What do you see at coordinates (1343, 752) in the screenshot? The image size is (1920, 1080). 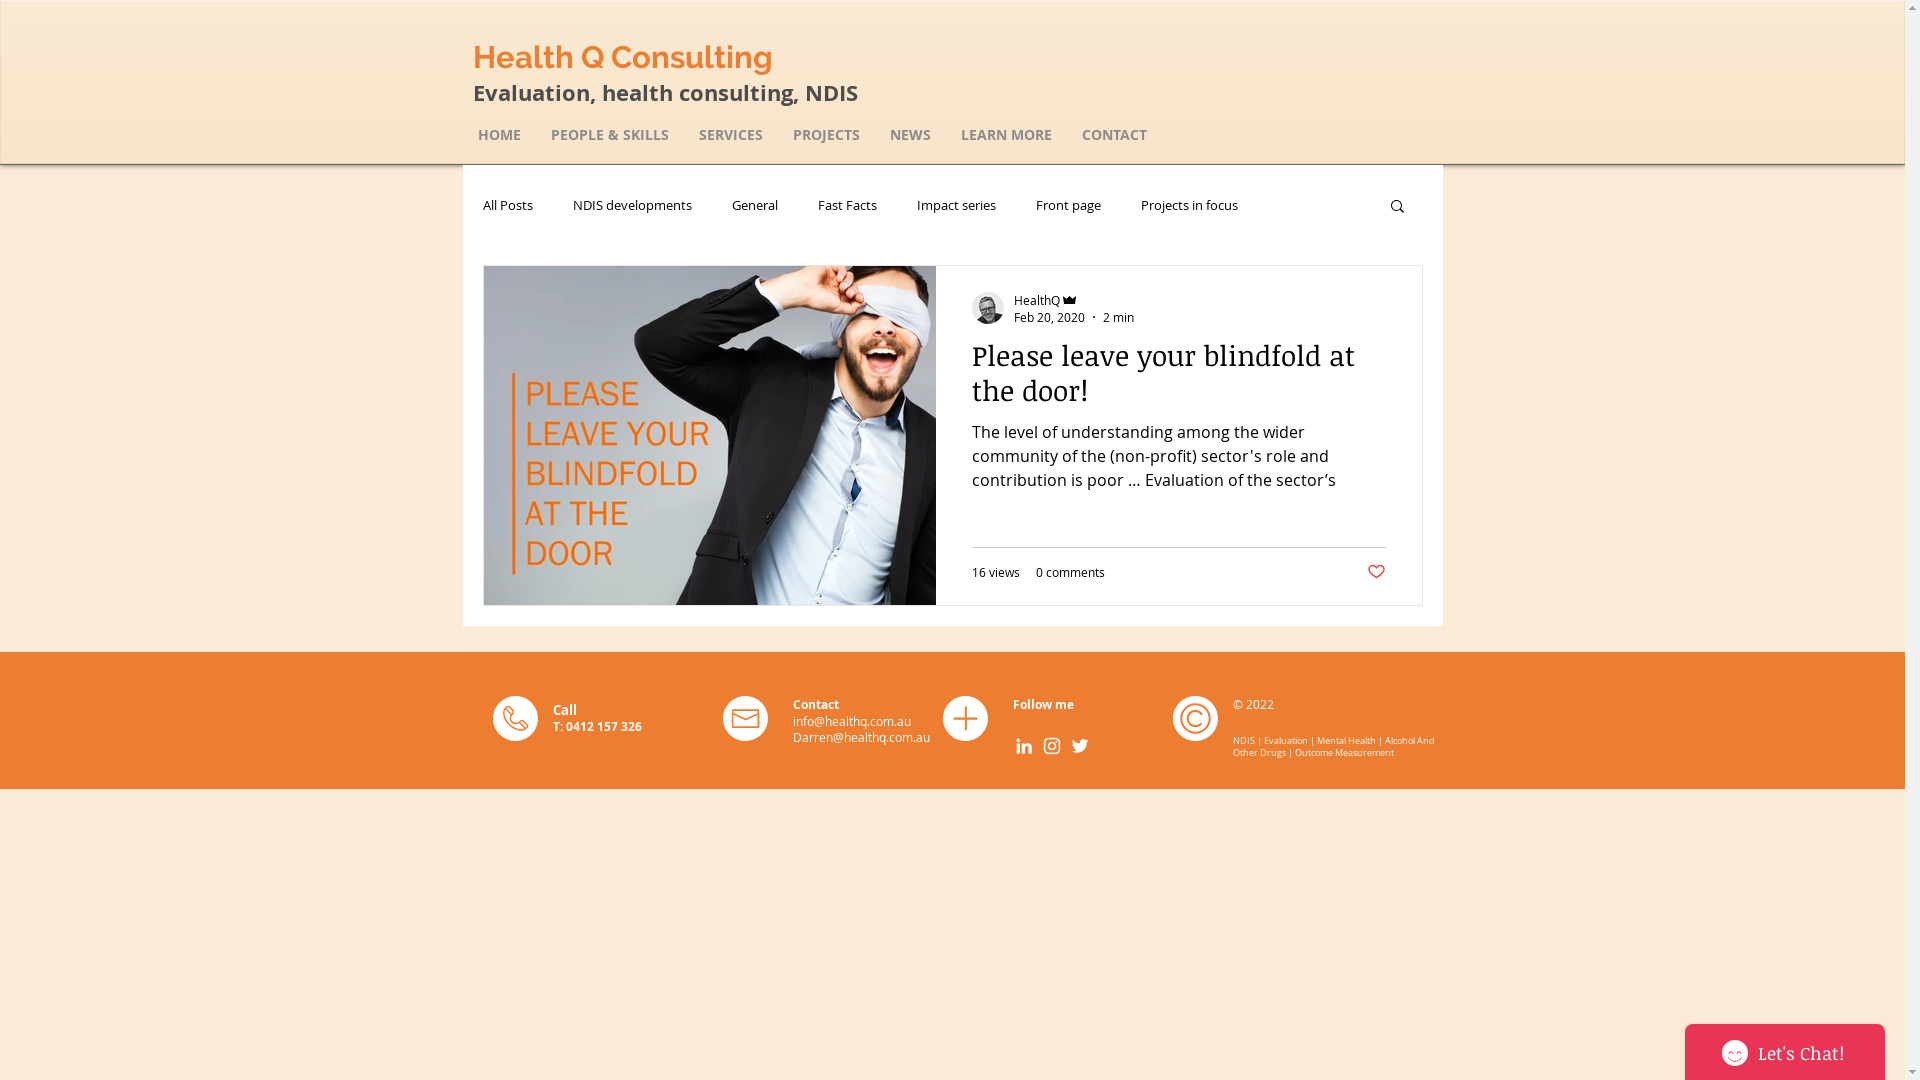 I see `'Outcome Measurement'` at bounding box center [1343, 752].